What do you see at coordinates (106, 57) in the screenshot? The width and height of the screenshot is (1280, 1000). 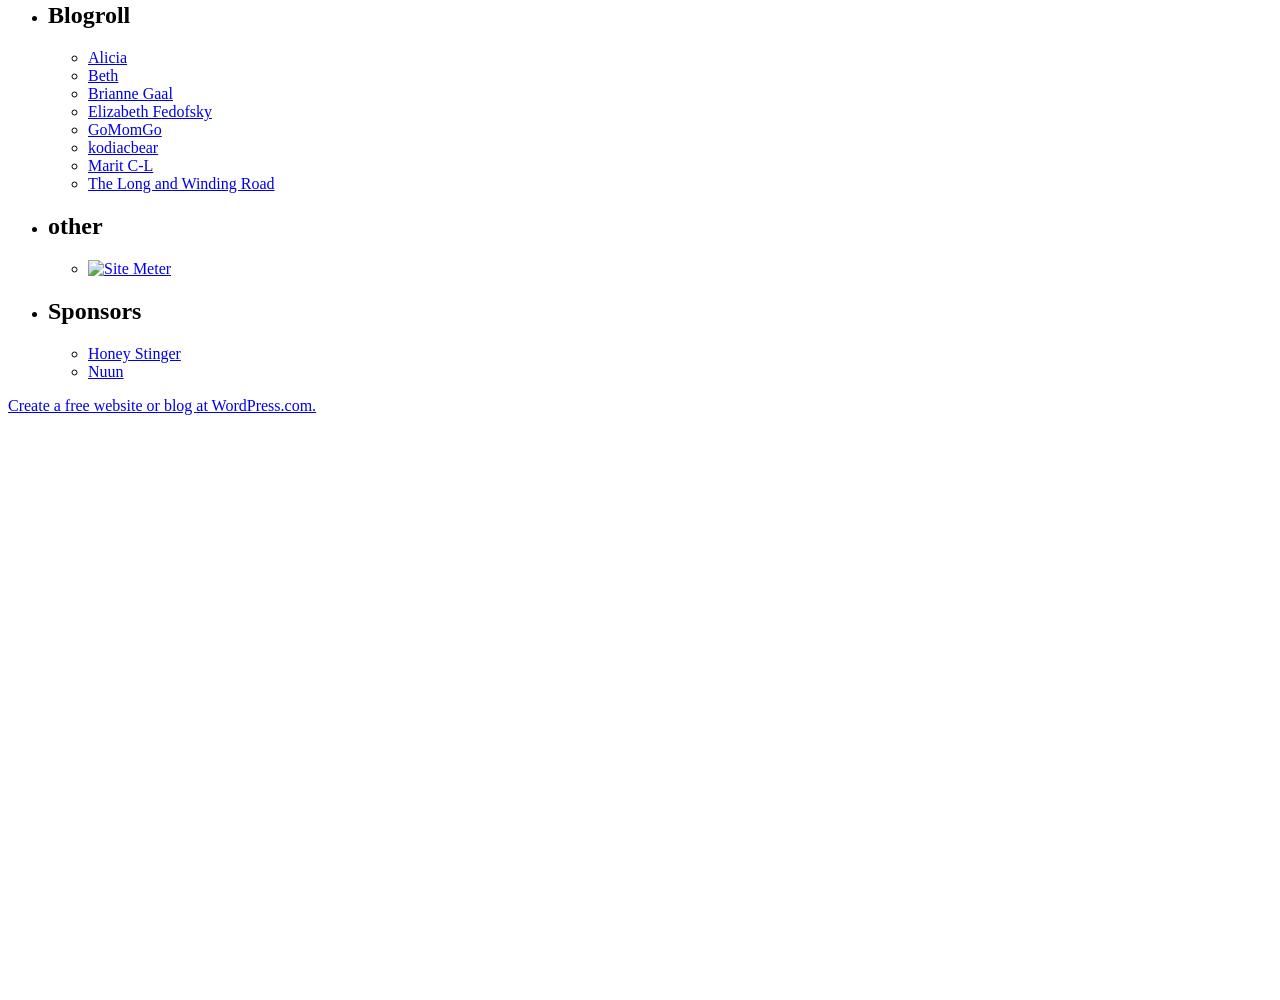 I see `'Alicia'` at bounding box center [106, 57].